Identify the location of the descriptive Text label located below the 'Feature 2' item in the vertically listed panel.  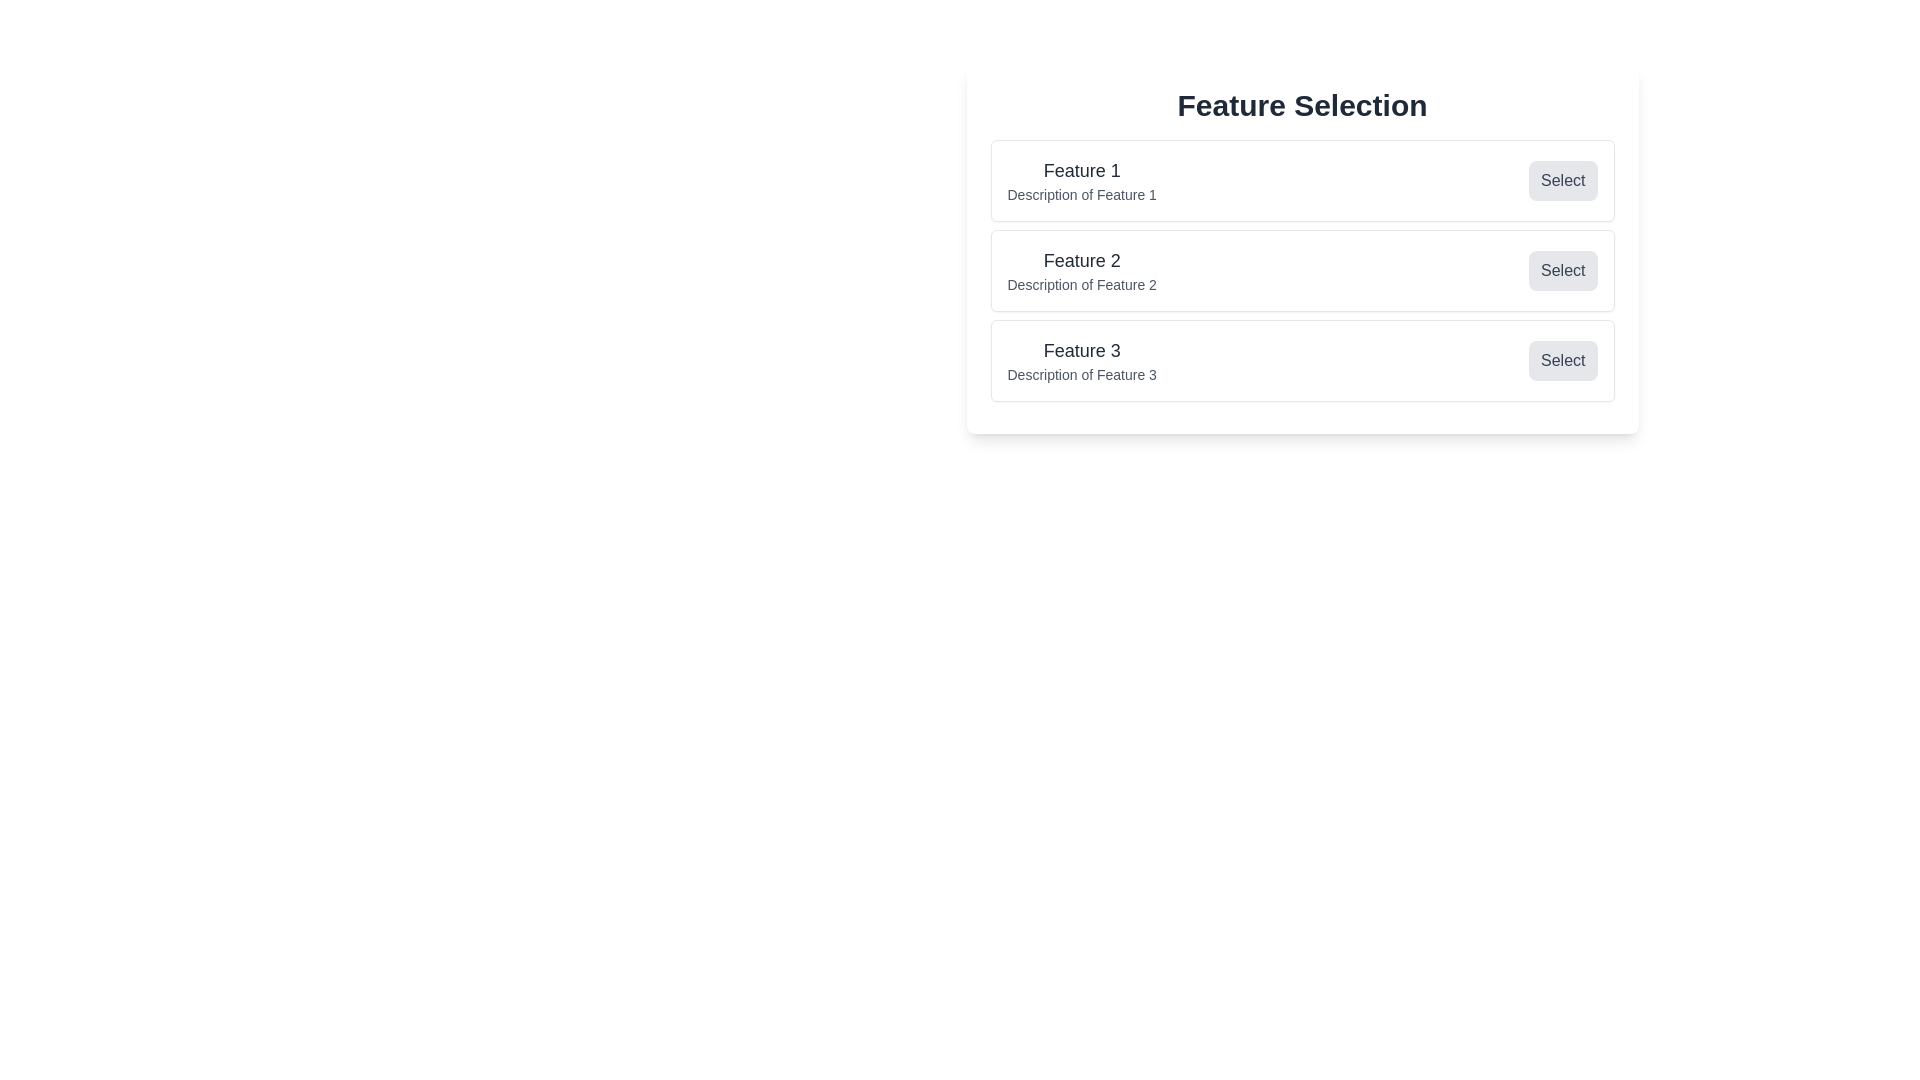
(1081, 285).